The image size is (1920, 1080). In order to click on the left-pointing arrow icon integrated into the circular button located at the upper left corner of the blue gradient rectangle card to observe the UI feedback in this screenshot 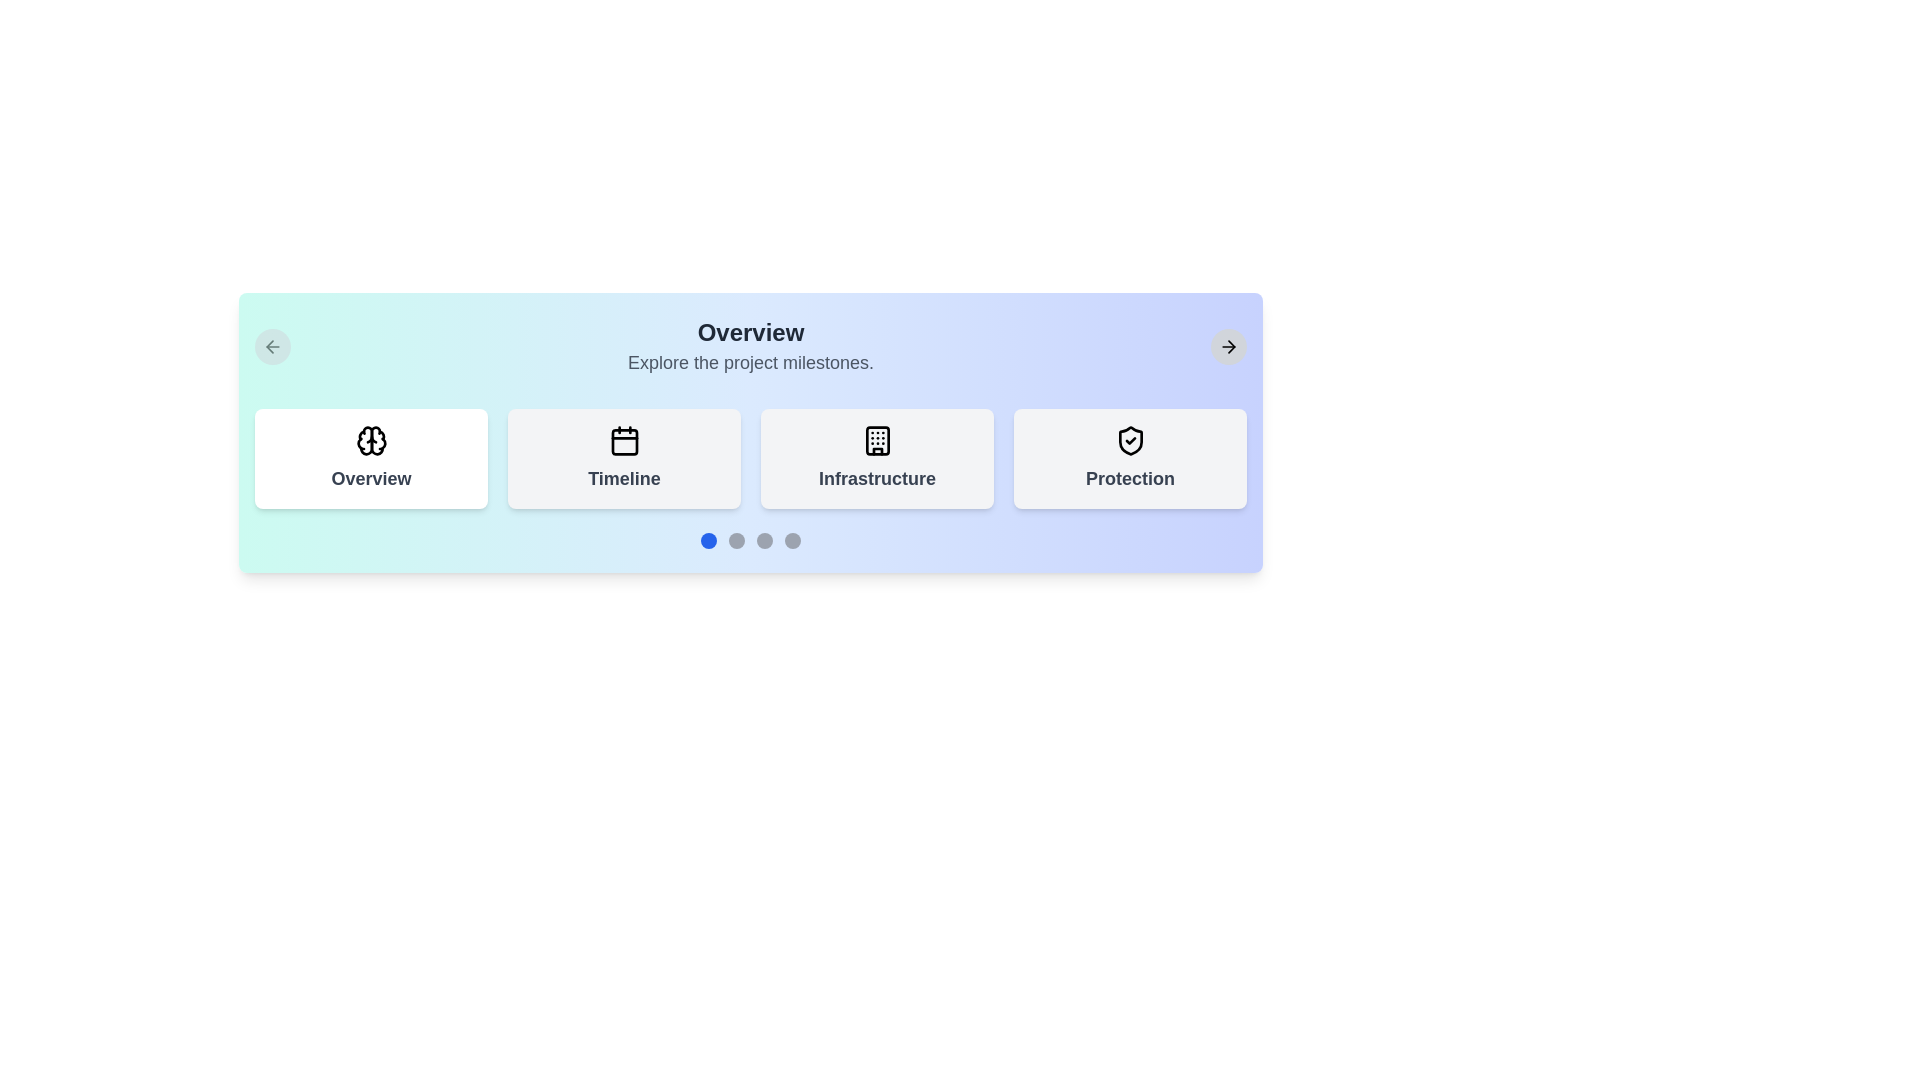, I will do `click(272, 346)`.